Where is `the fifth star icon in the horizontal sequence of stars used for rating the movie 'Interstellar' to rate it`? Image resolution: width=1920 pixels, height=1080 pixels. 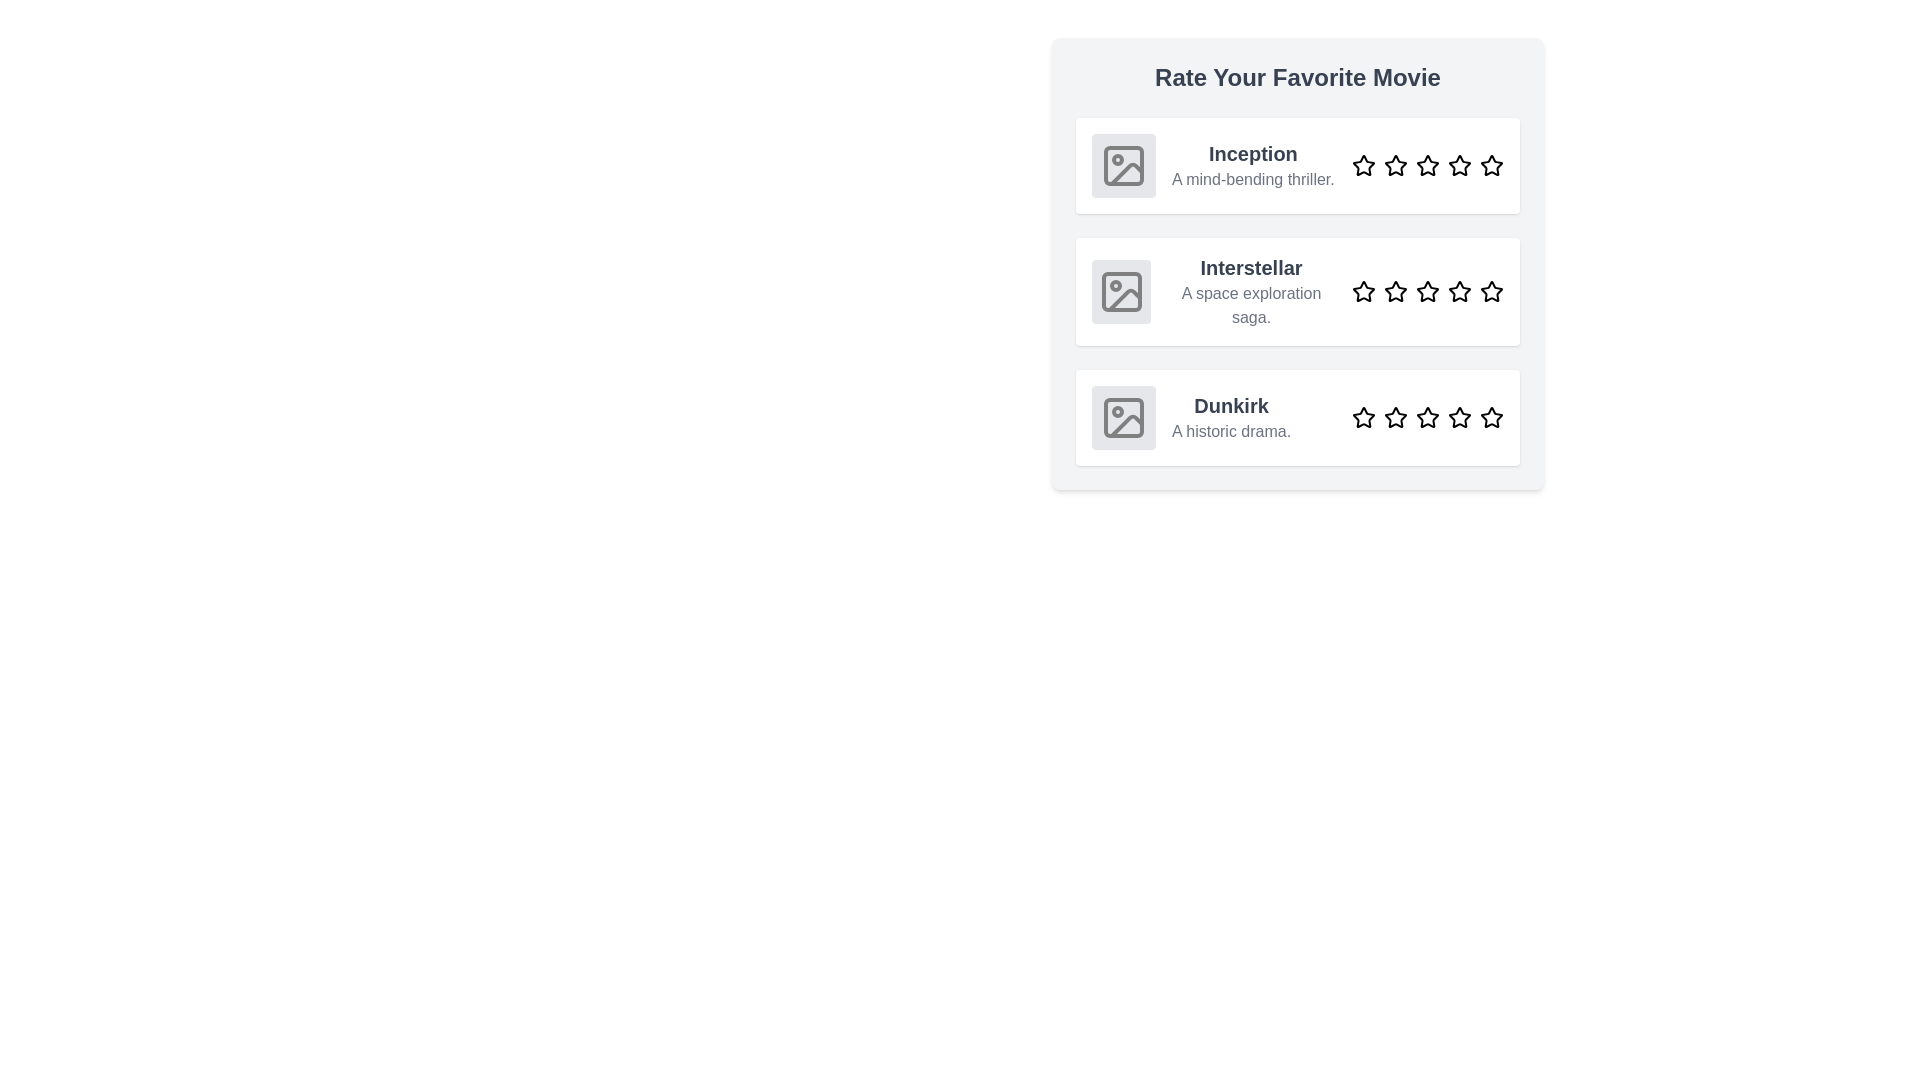
the fifth star icon in the horizontal sequence of stars used for rating the movie 'Interstellar' to rate it is located at coordinates (1492, 292).